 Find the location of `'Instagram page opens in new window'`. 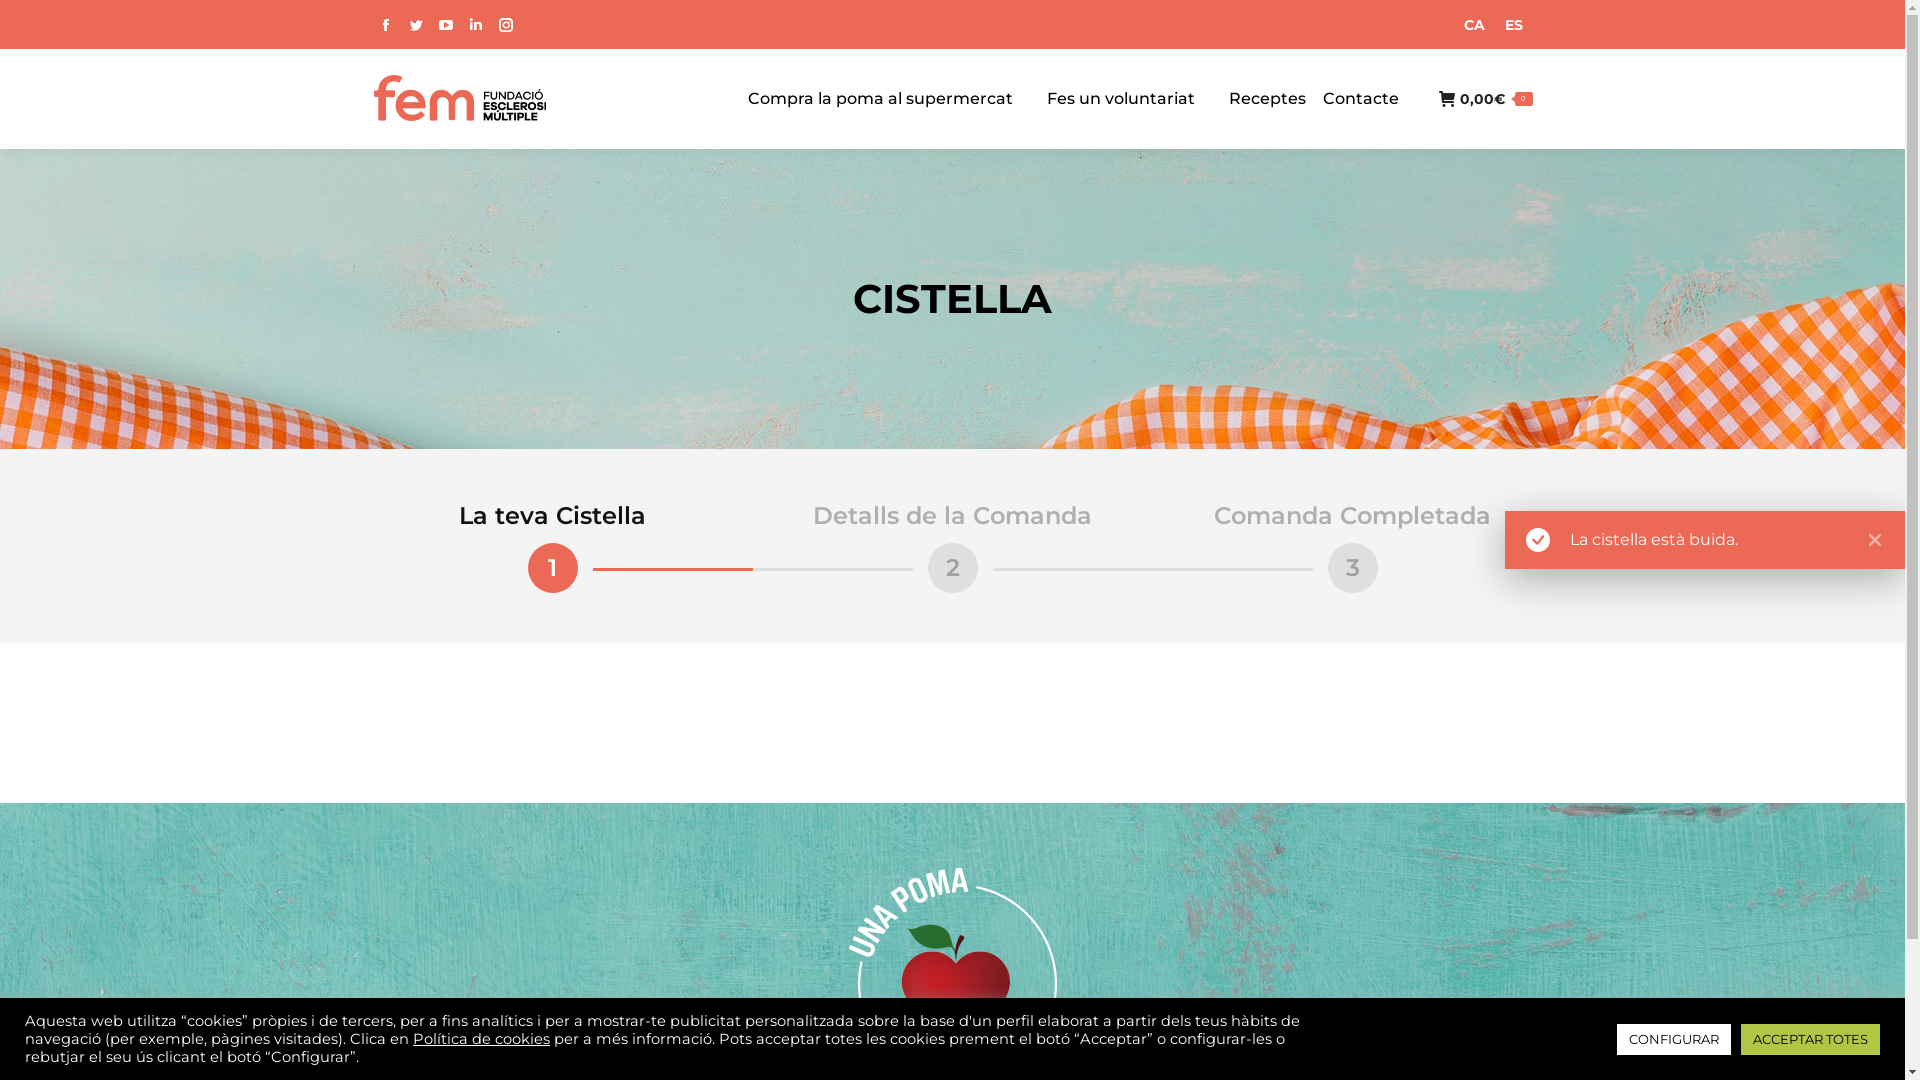

'Instagram page opens in new window' is located at coordinates (504, 24).